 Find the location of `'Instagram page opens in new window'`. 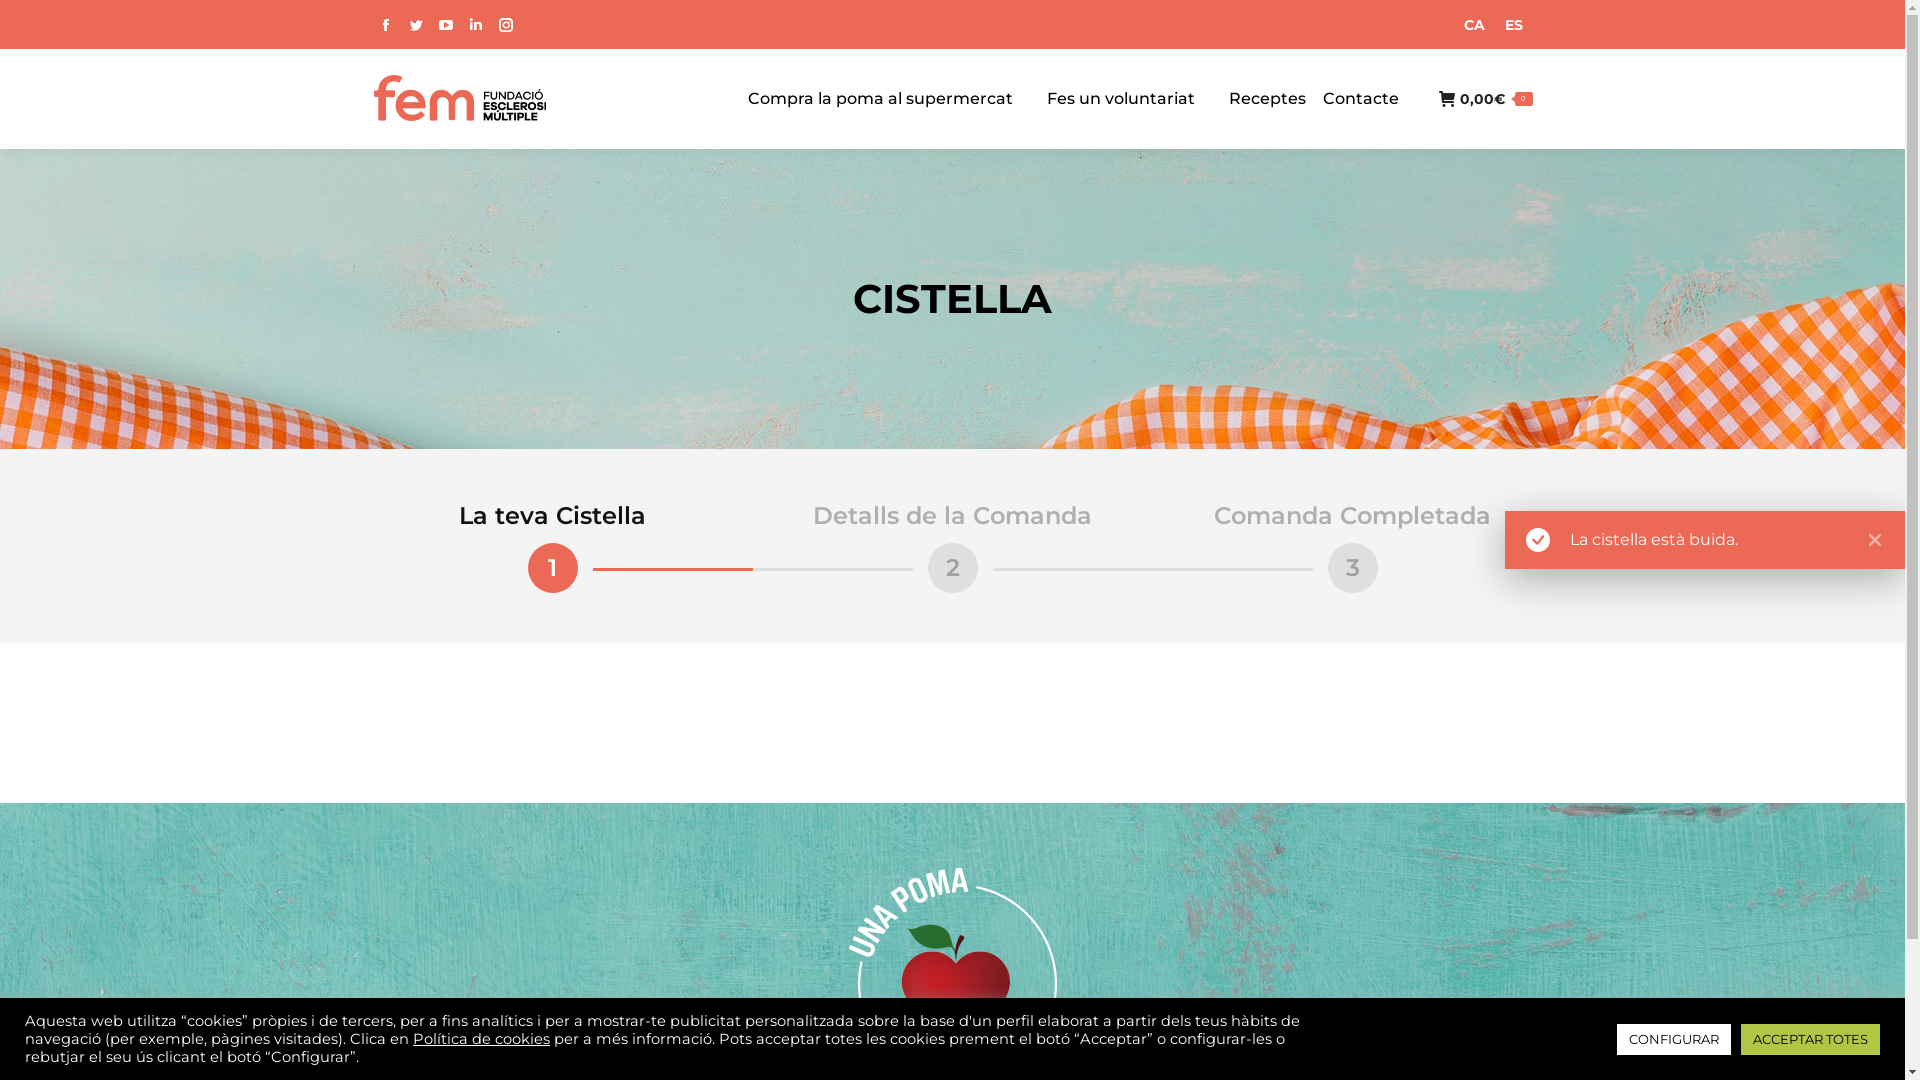

'Instagram page opens in new window' is located at coordinates (504, 24).